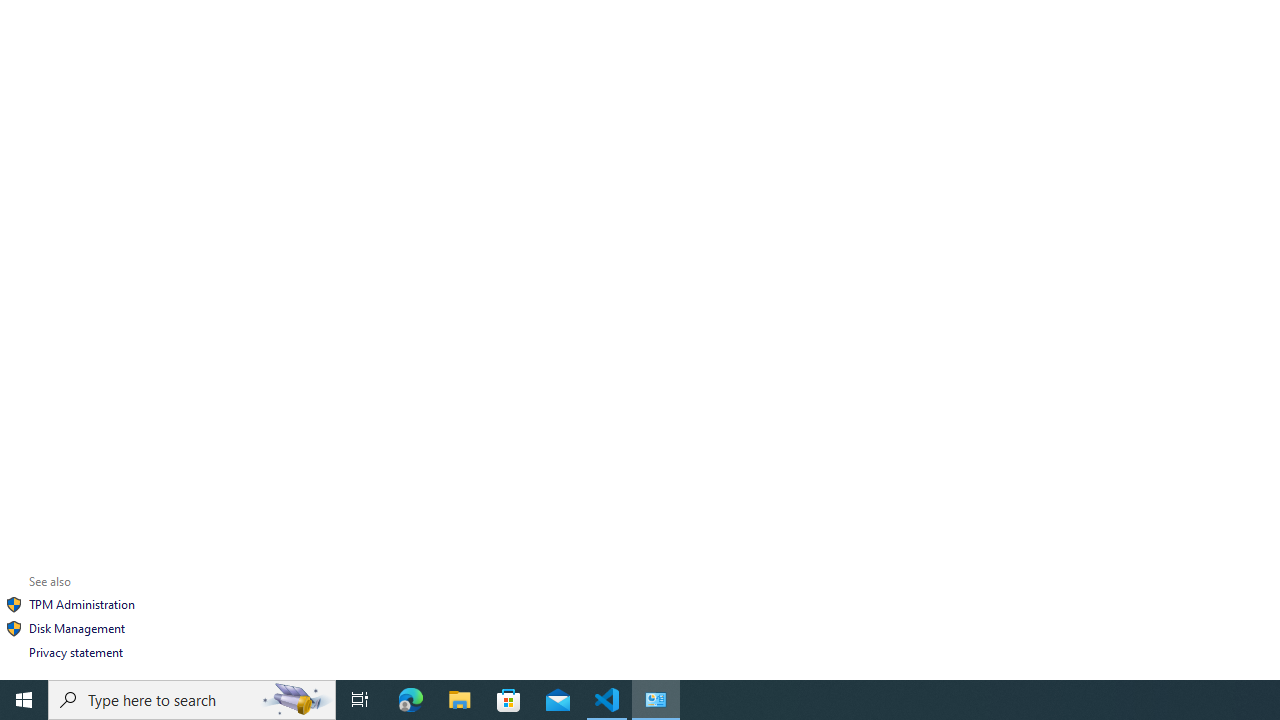 This screenshot has height=720, width=1280. What do you see at coordinates (359, 698) in the screenshot?
I see `'Task View'` at bounding box center [359, 698].